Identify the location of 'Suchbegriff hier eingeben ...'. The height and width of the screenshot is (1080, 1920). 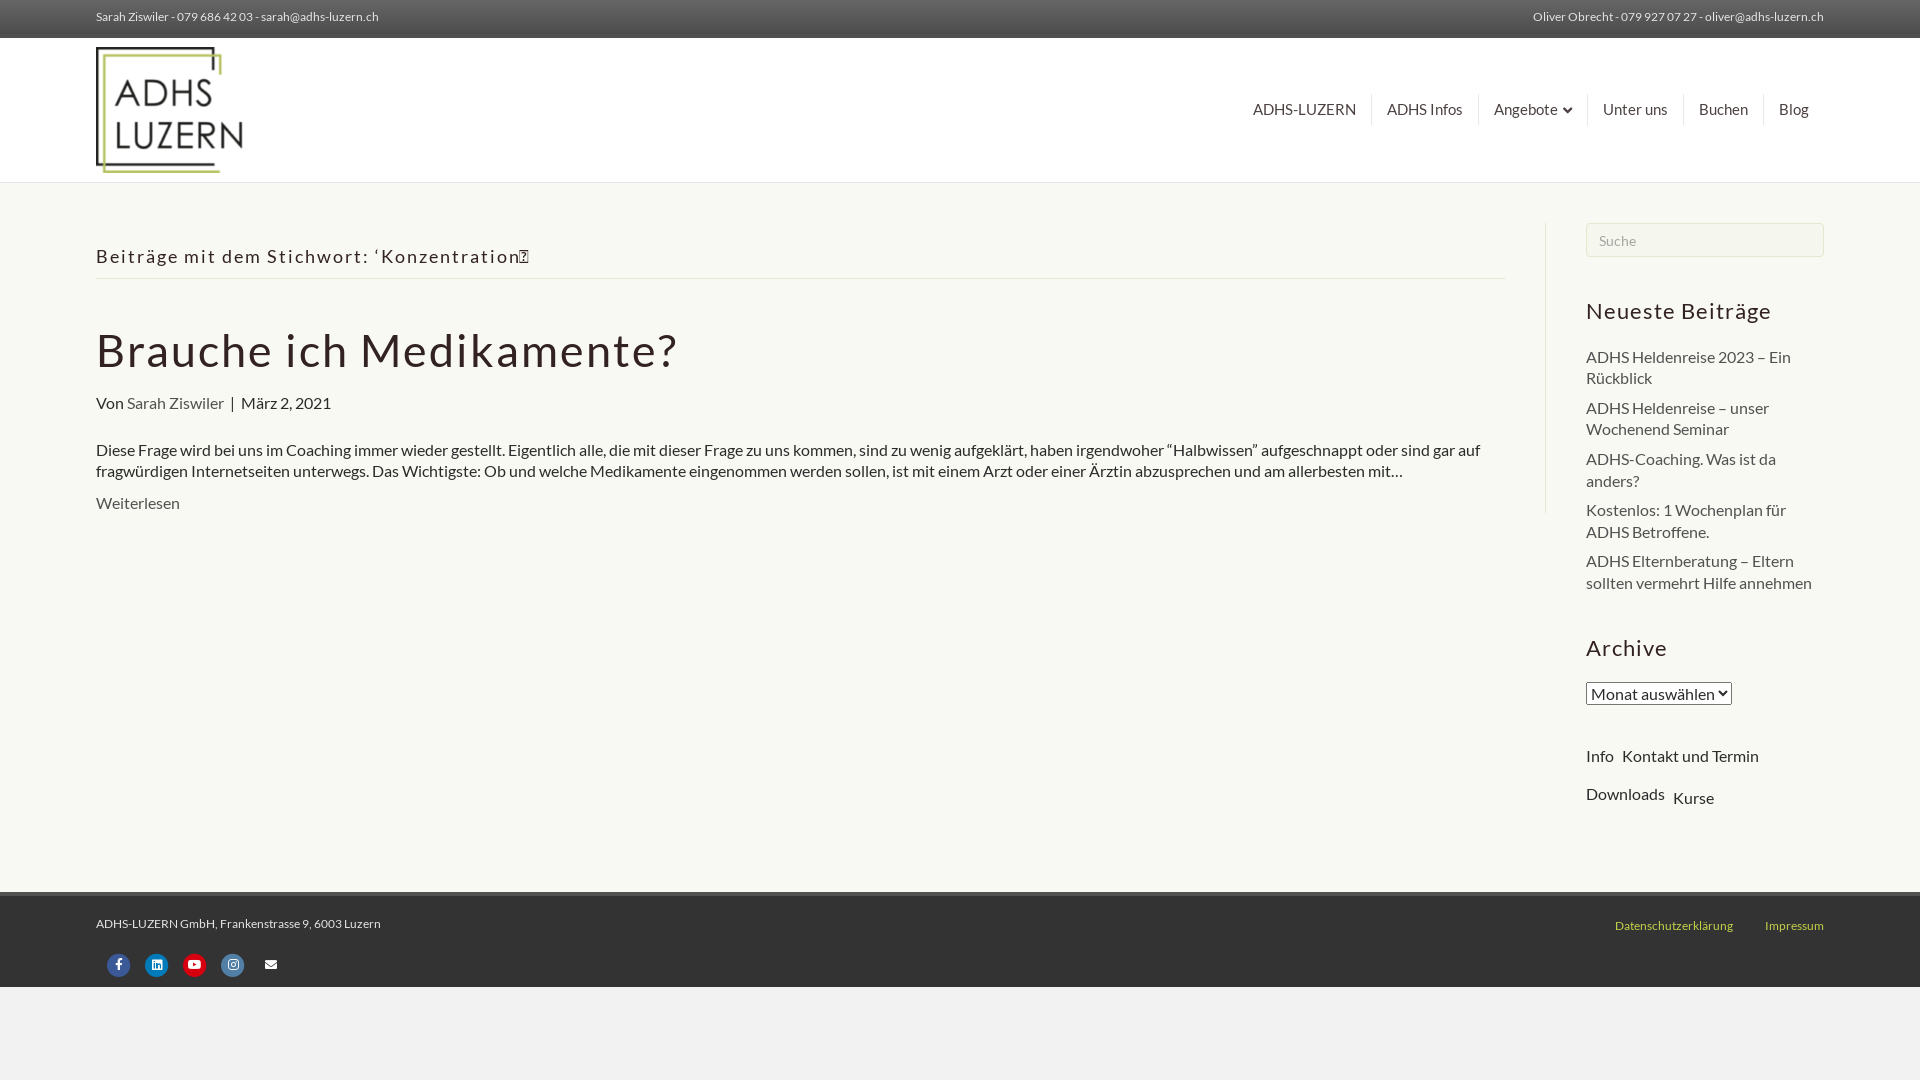
(1703, 238).